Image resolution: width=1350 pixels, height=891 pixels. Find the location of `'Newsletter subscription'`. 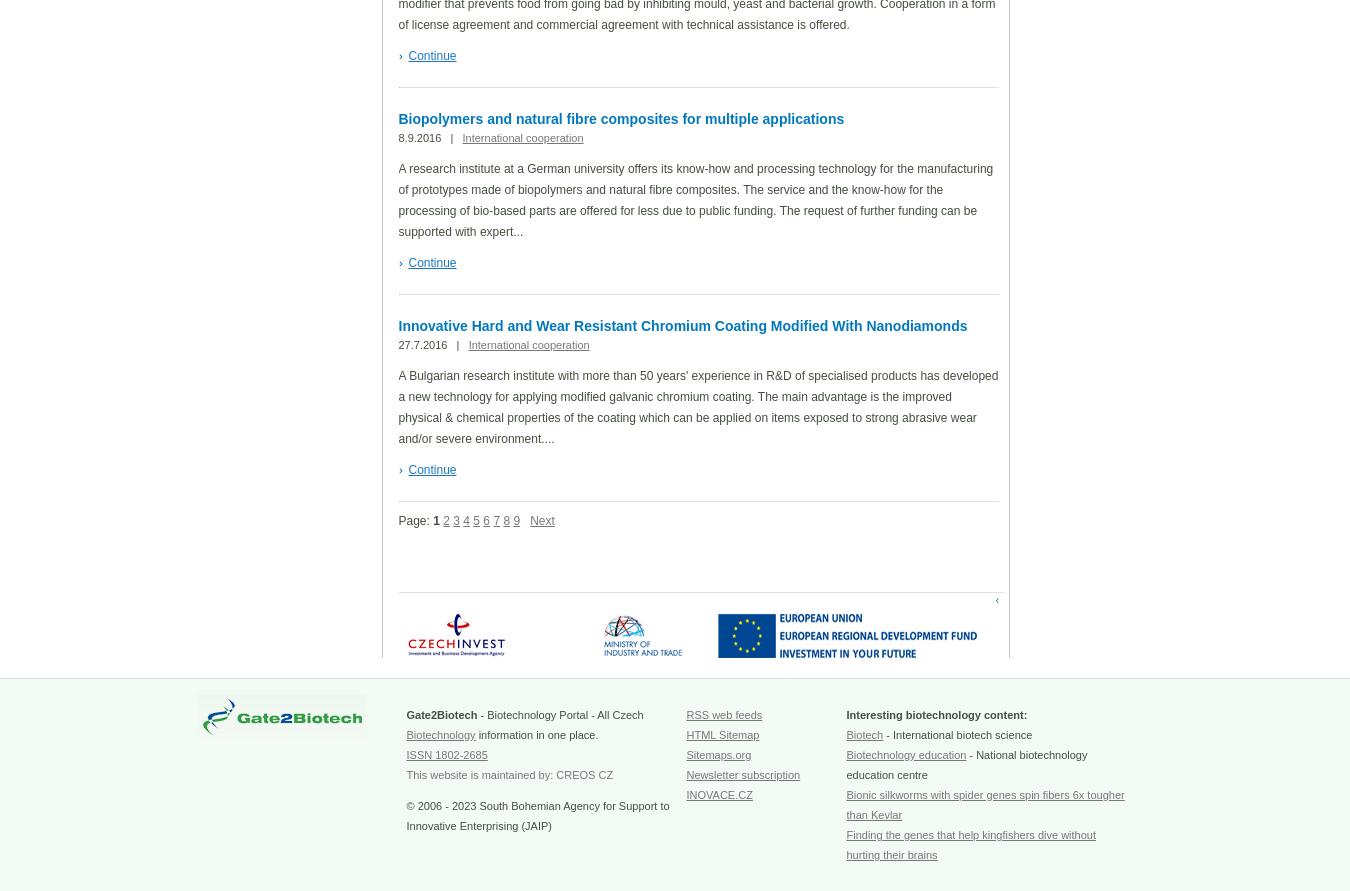

'Newsletter subscription' is located at coordinates (742, 774).